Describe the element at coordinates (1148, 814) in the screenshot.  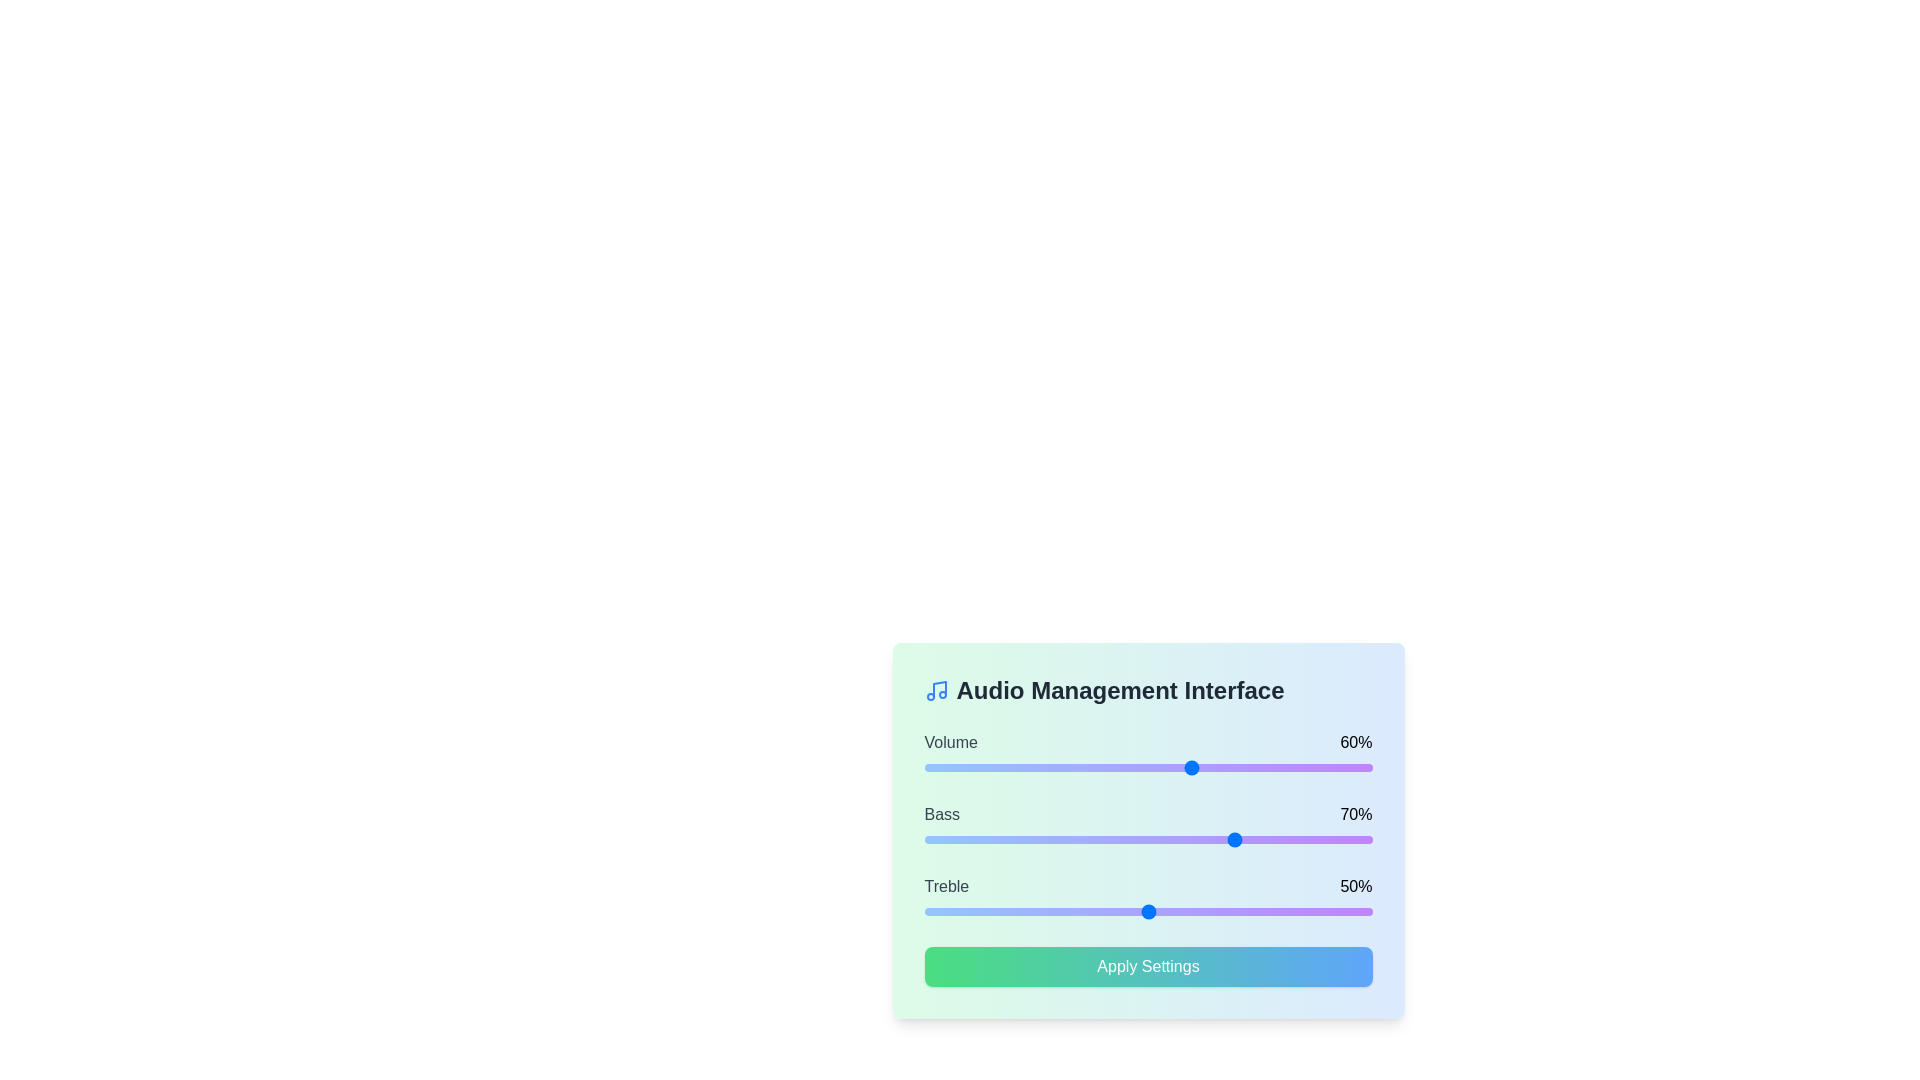
I see `the informational display for the 'Bass' setting, which shows its current value as '70%'` at that location.